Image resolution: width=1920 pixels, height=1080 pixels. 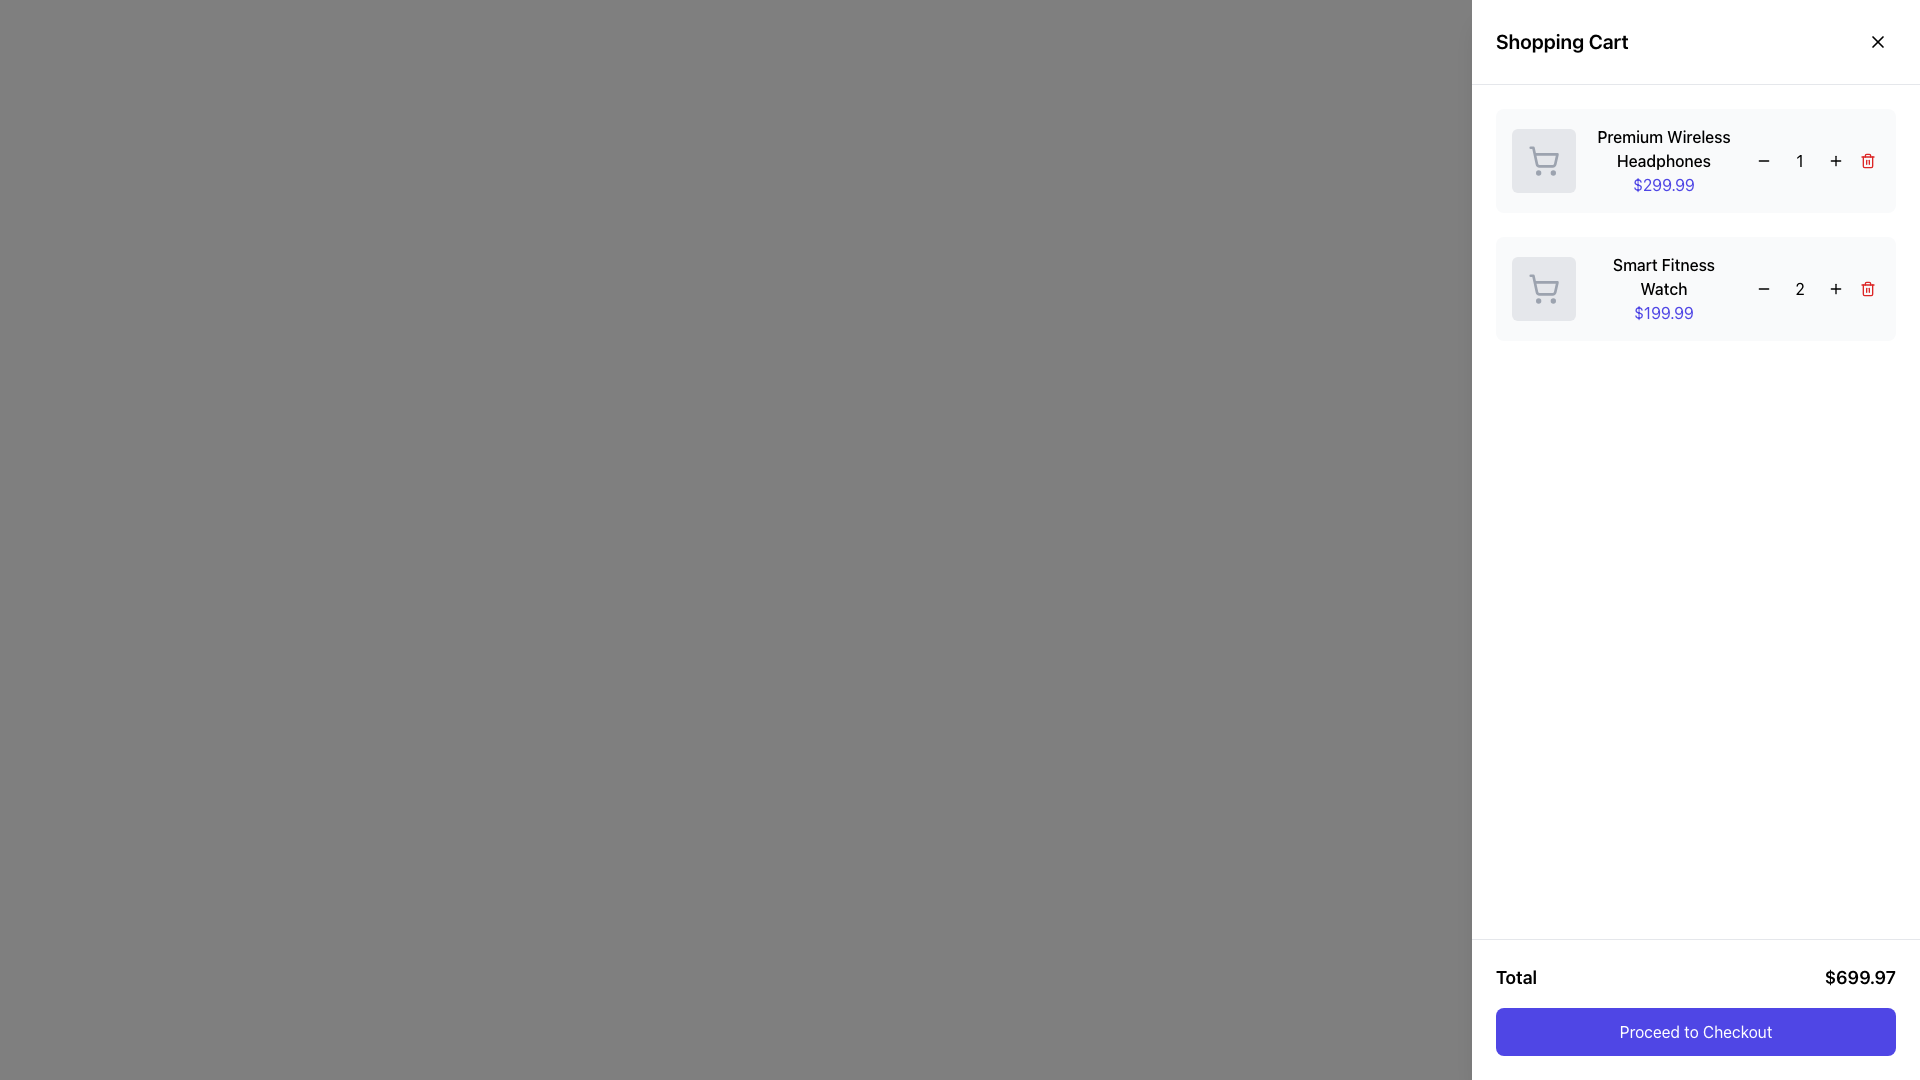 I want to click on the static text displaying the number '1' in the quantity changer for the 'Premium Wireless Headphones', located between the decrement ('-') and increment ('+') buttons, so click(x=1800, y=160).